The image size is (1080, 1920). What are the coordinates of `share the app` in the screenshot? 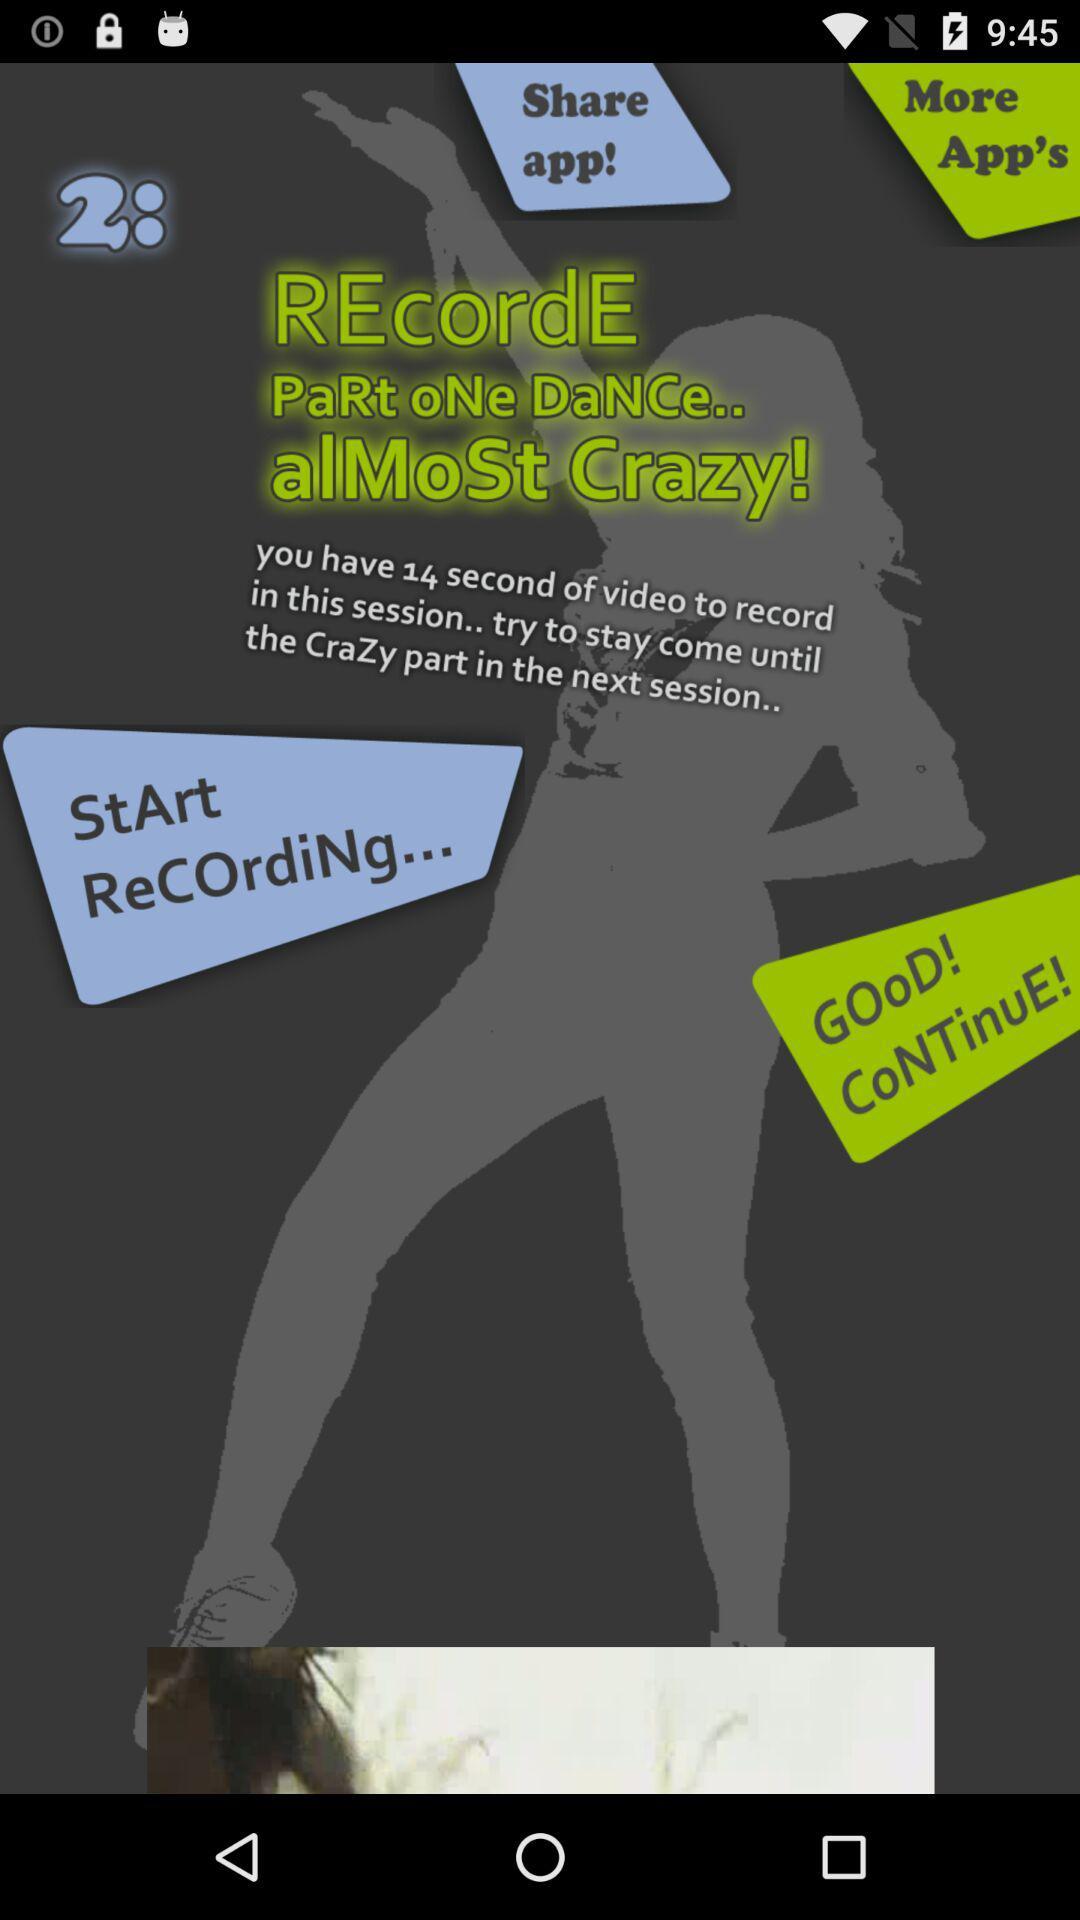 It's located at (585, 140).